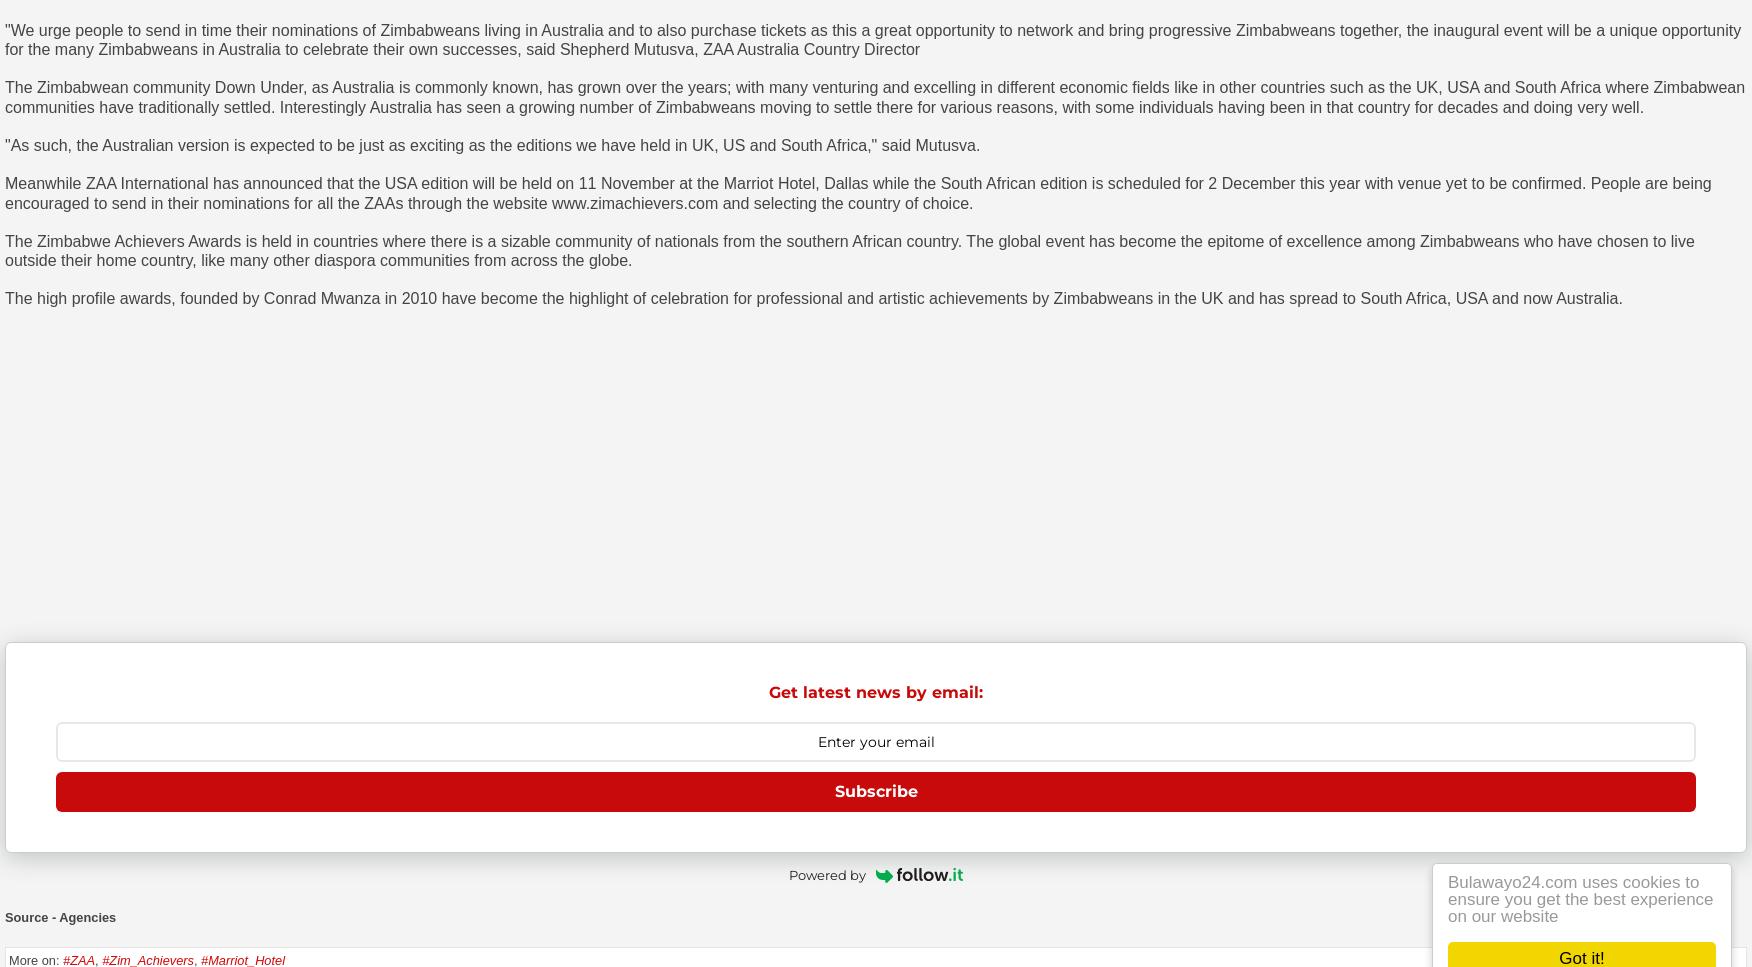 The width and height of the screenshot is (1752, 967). What do you see at coordinates (60, 917) in the screenshot?
I see `'Source - Agencies'` at bounding box center [60, 917].